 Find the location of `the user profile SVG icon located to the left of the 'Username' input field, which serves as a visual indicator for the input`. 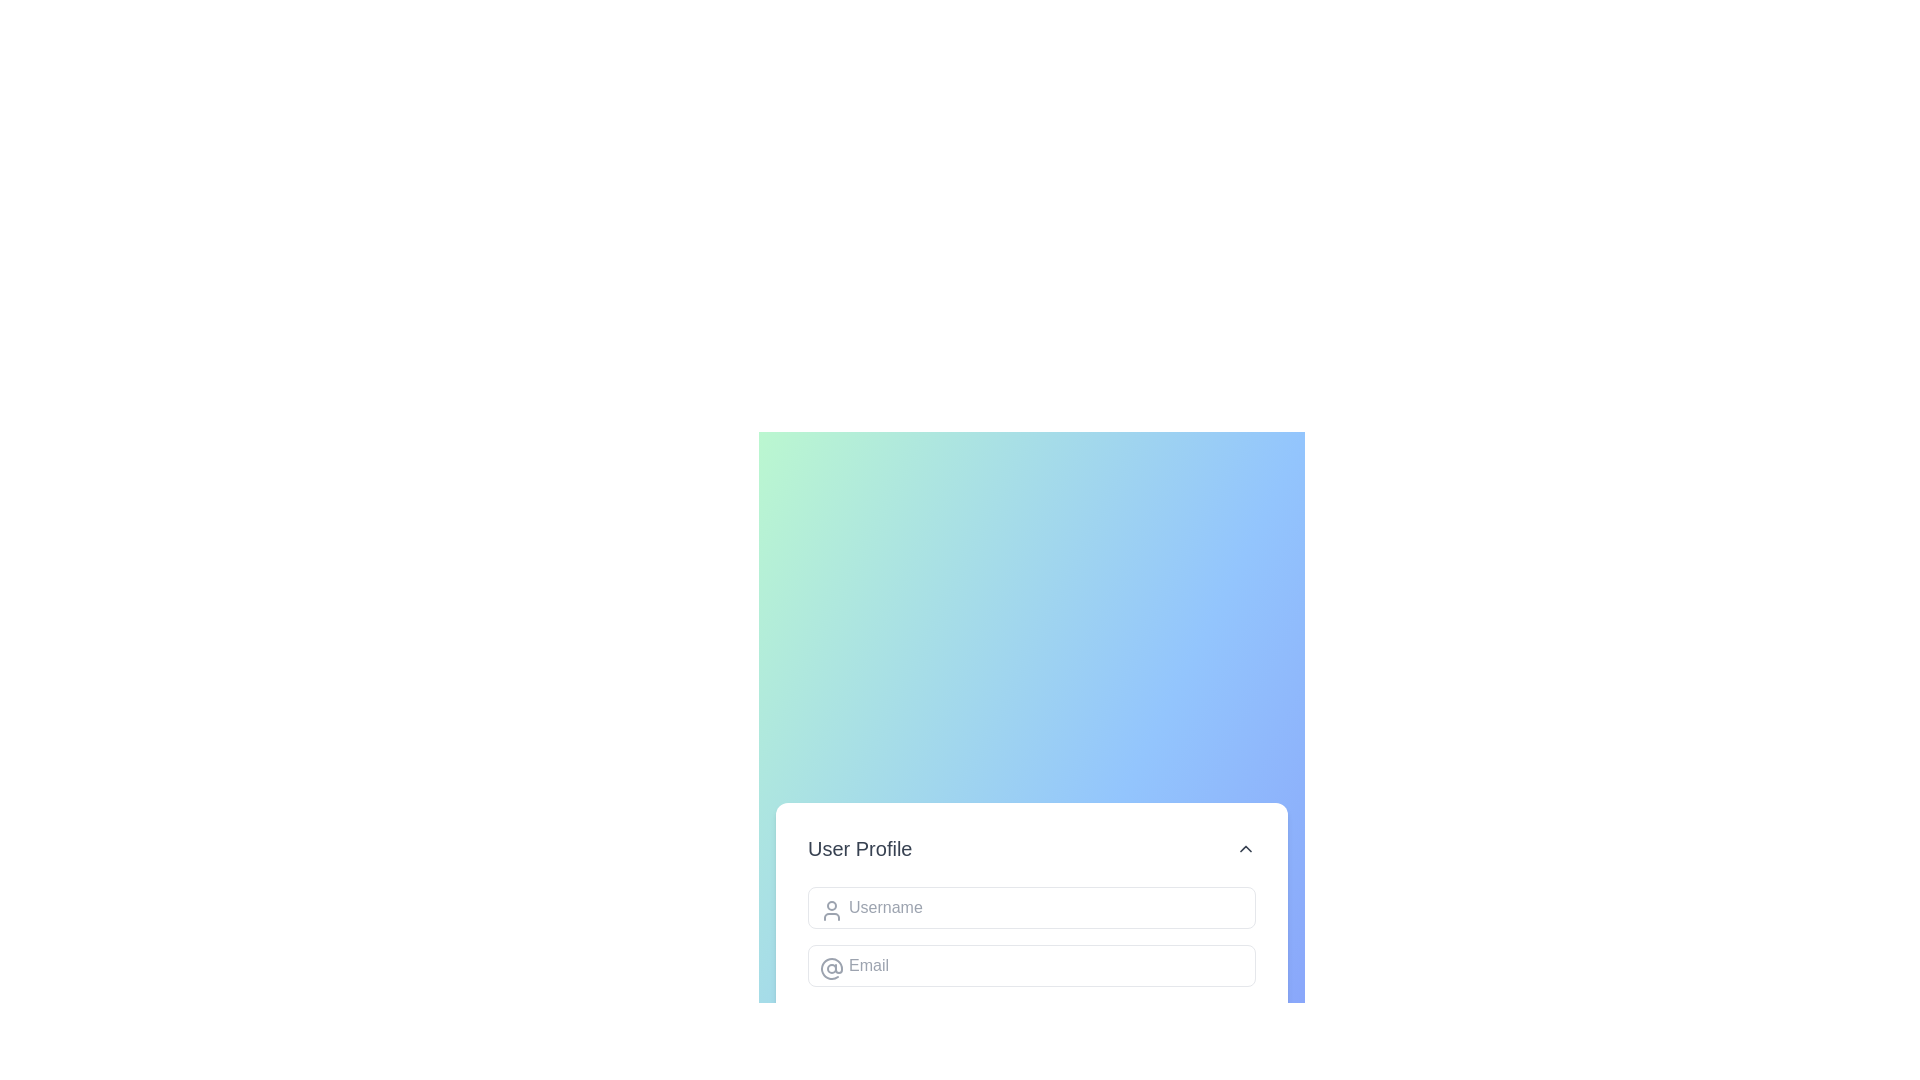

the user profile SVG icon located to the left of the 'Username' input field, which serves as a visual indicator for the input is located at coordinates (831, 910).